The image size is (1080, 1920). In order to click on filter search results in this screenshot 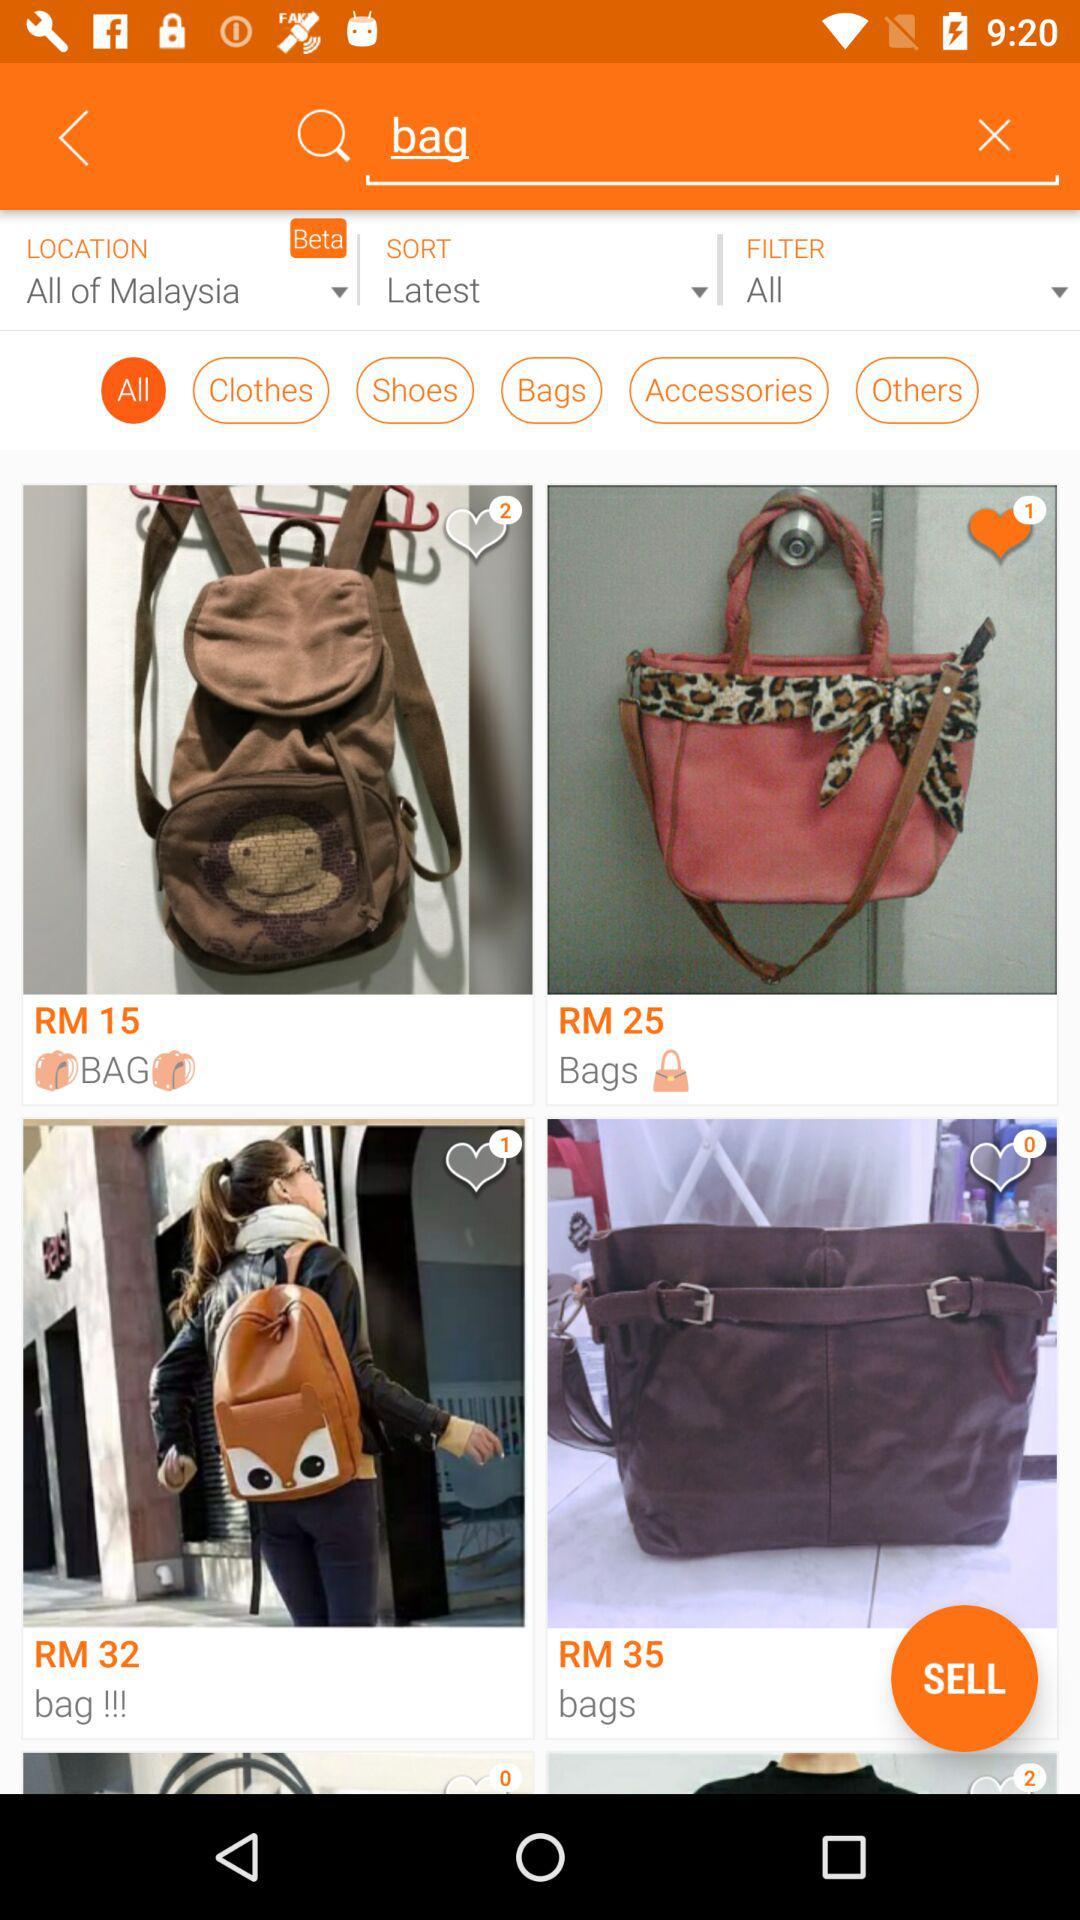, I will do `click(898, 269)`.